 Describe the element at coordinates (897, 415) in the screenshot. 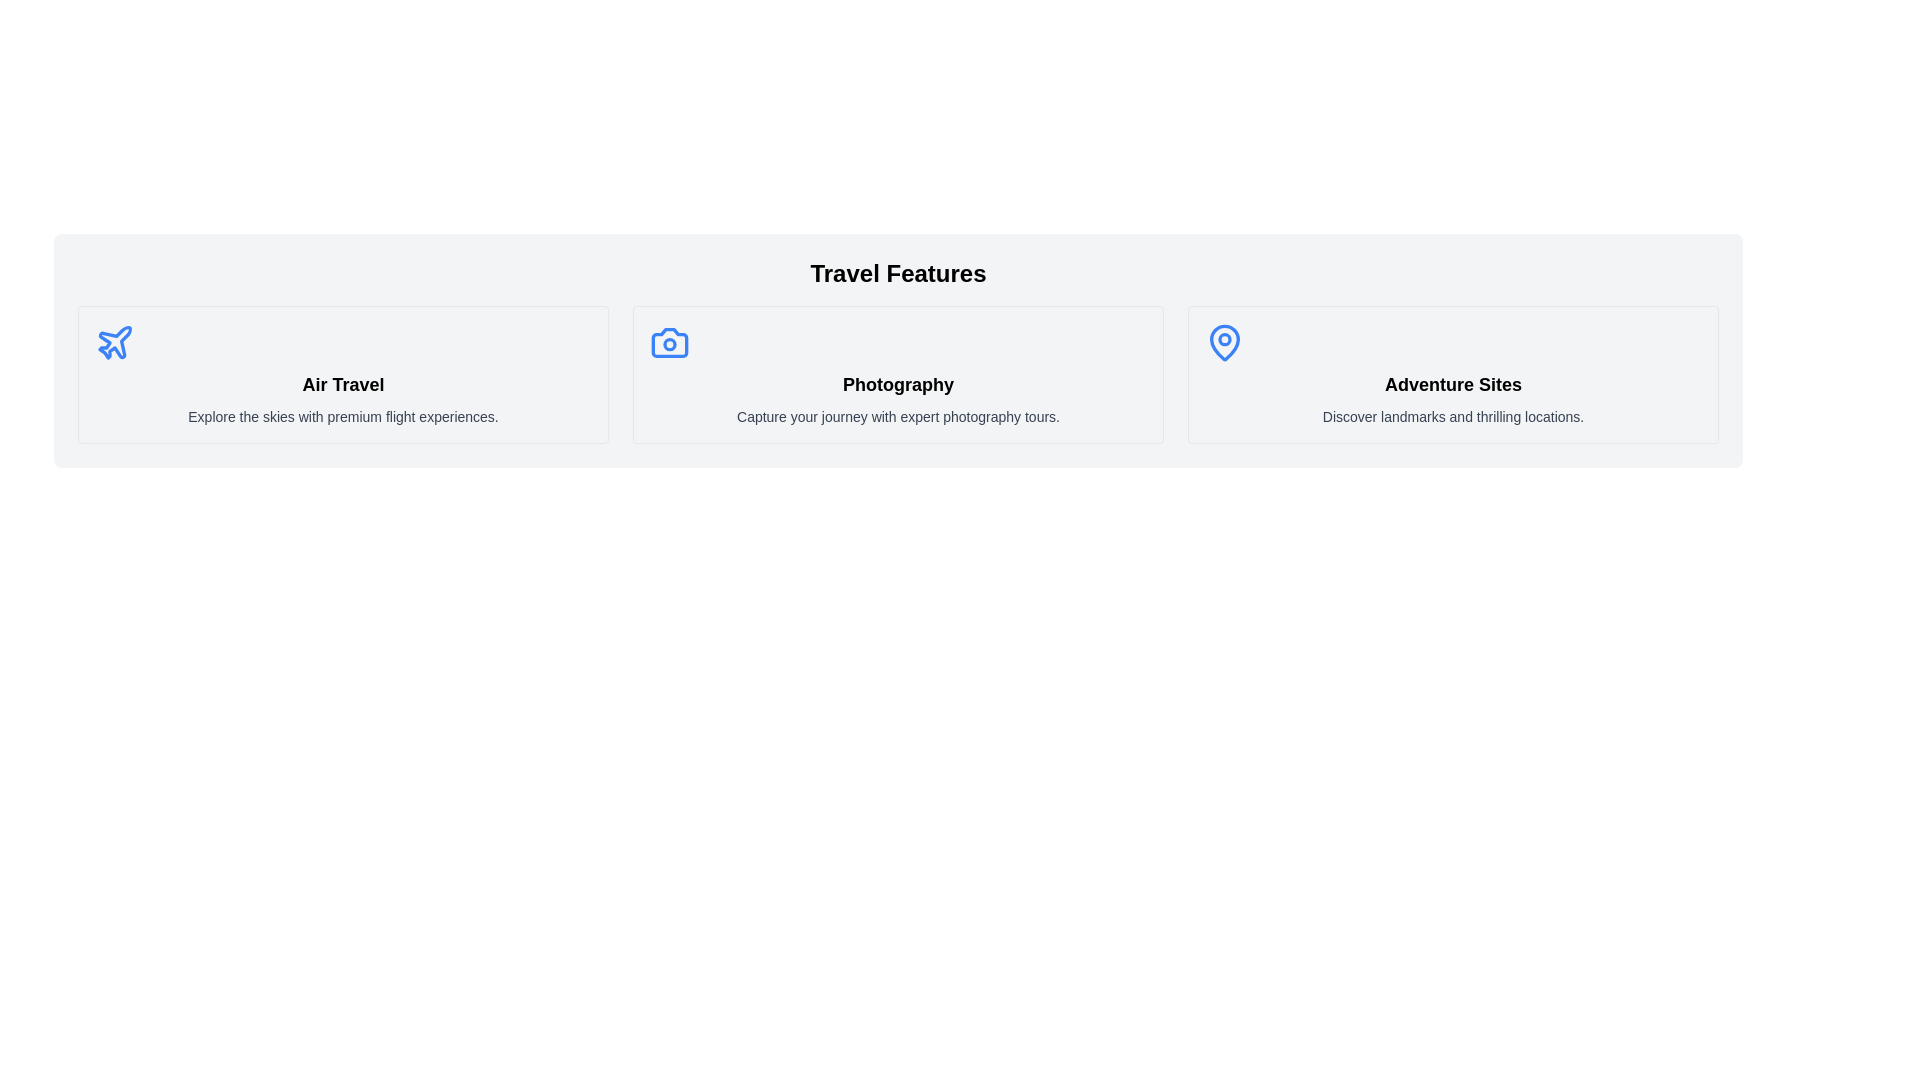

I see `the static text block that provides supplementary information about the 'Photography' feature, located beneath the header 'Photography' in the central card under 'Travel Features'` at that location.